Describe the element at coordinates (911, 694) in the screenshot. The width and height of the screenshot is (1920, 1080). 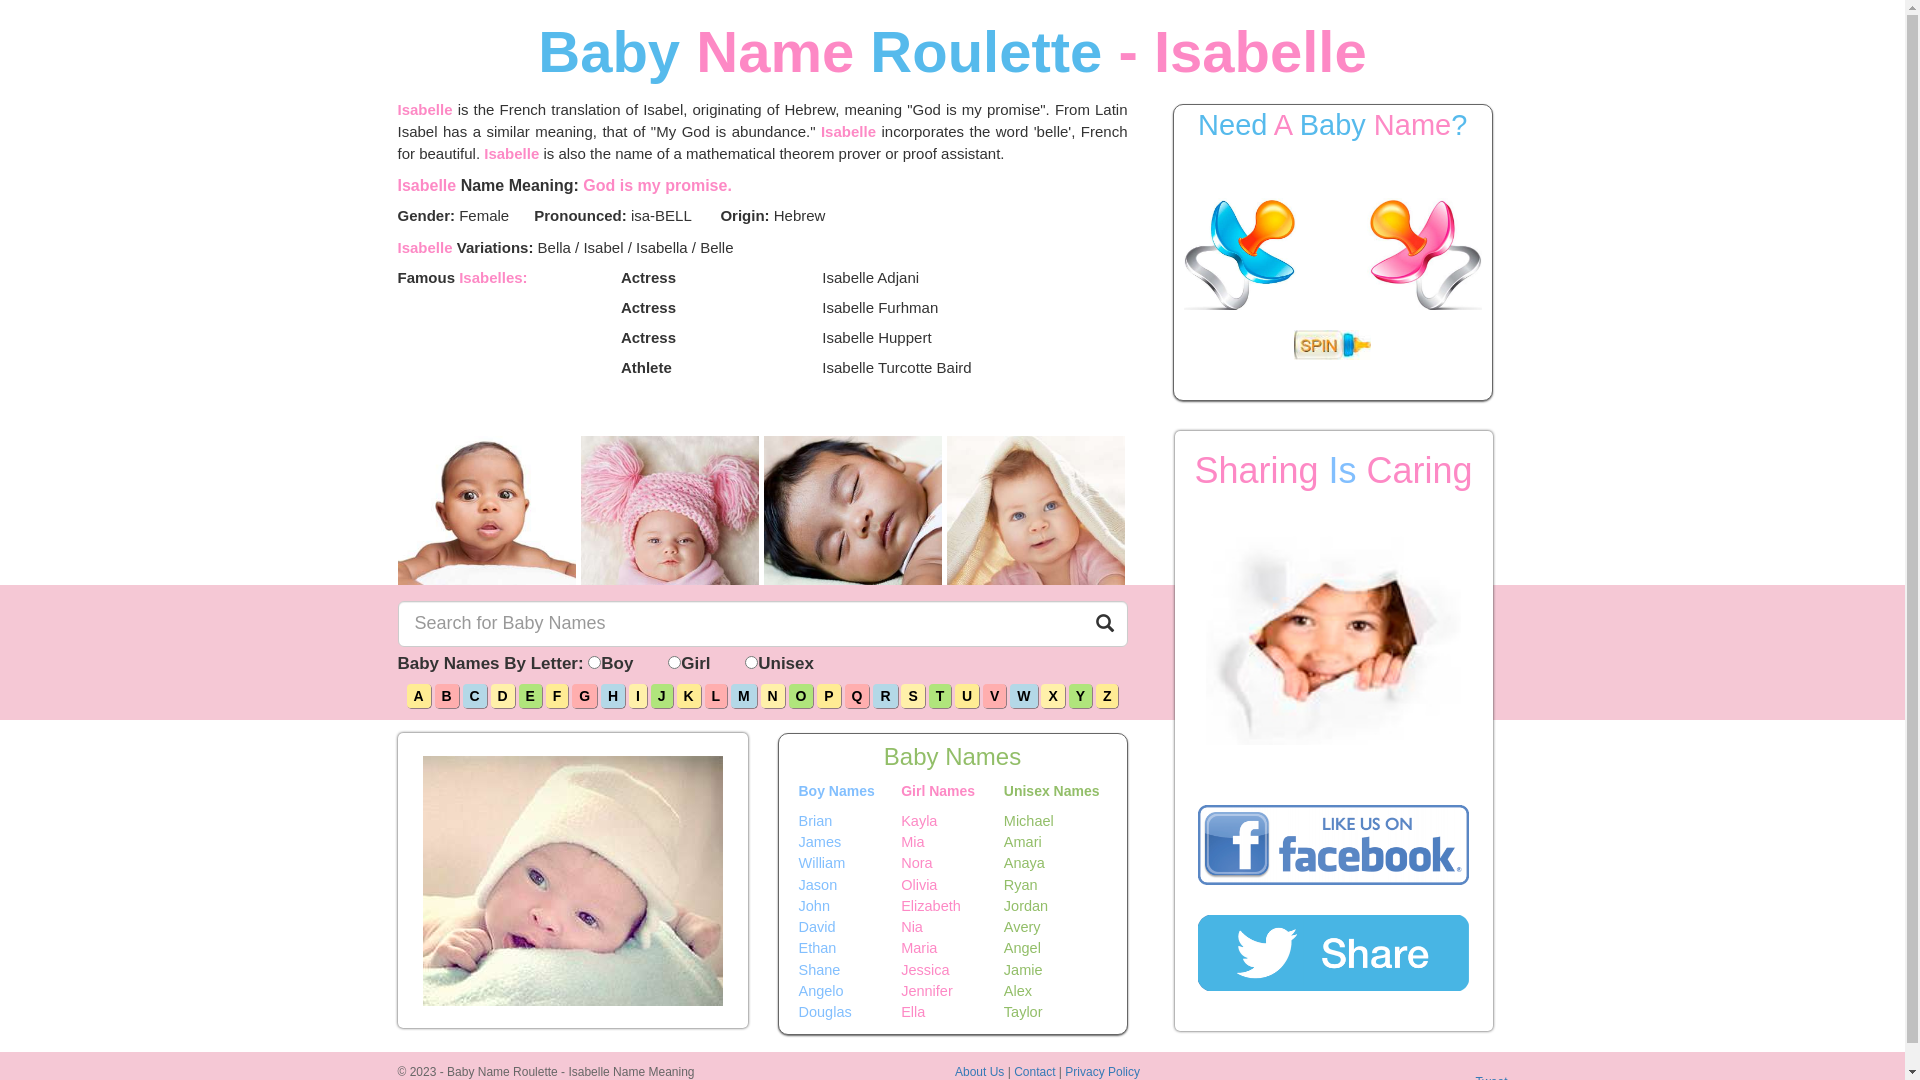
I see `'S'` at that location.